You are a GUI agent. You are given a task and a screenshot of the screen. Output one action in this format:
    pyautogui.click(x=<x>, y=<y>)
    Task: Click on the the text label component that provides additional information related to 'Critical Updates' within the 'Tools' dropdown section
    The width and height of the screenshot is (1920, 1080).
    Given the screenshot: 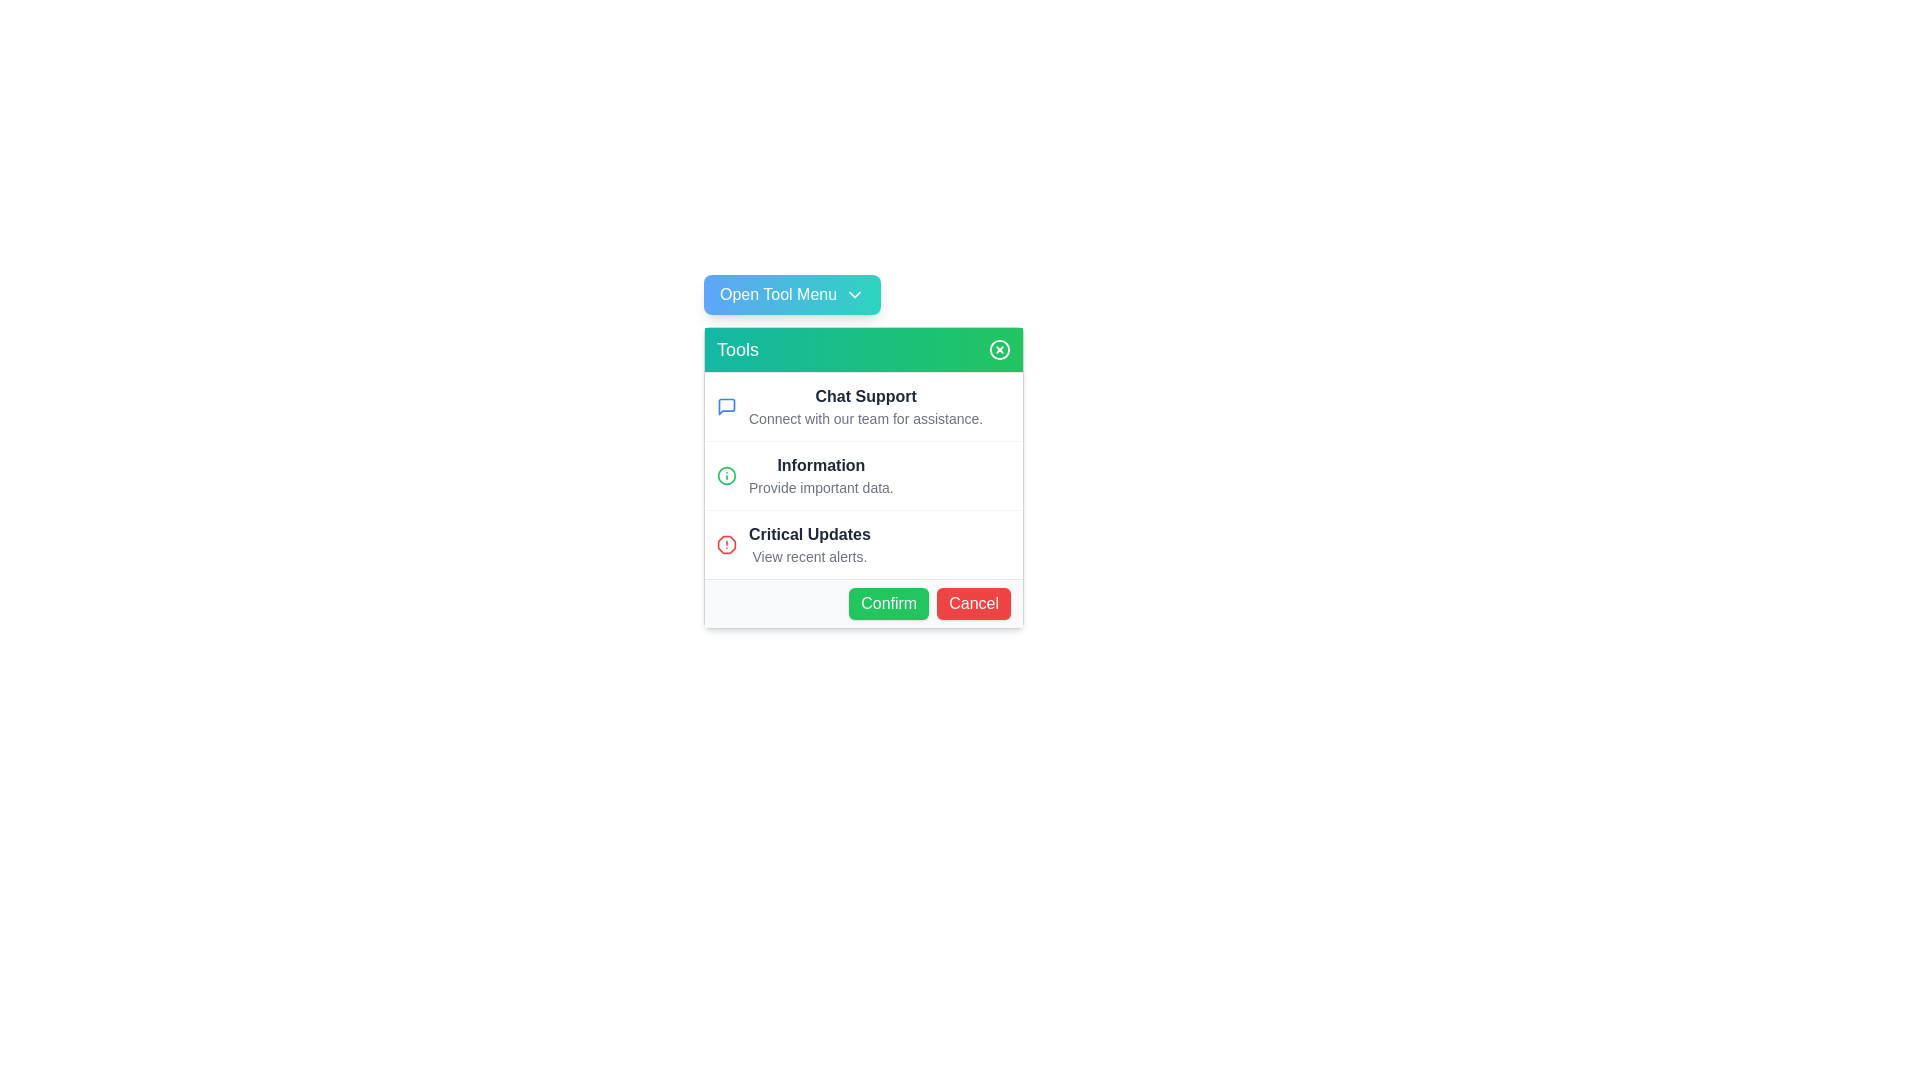 What is the action you would take?
    pyautogui.click(x=809, y=556)
    